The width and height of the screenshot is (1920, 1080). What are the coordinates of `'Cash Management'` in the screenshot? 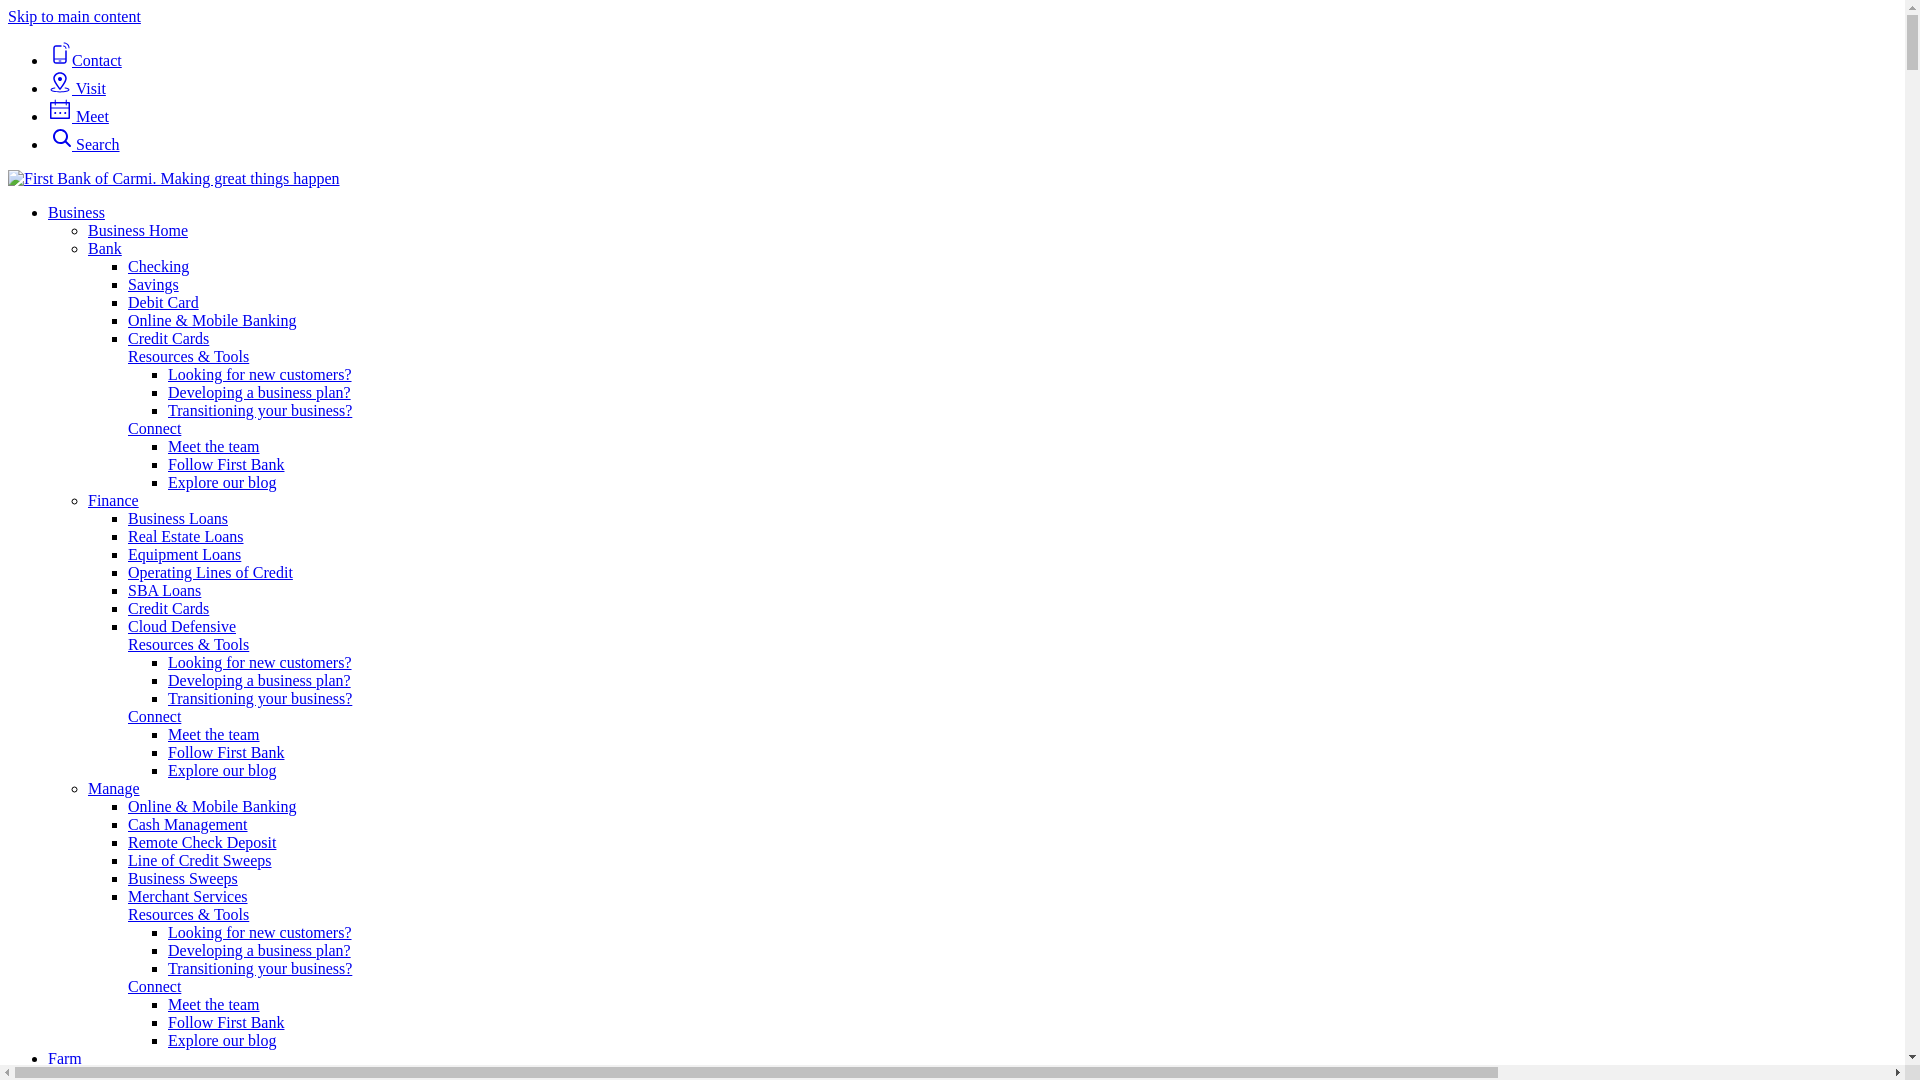 It's located at (127, 824).